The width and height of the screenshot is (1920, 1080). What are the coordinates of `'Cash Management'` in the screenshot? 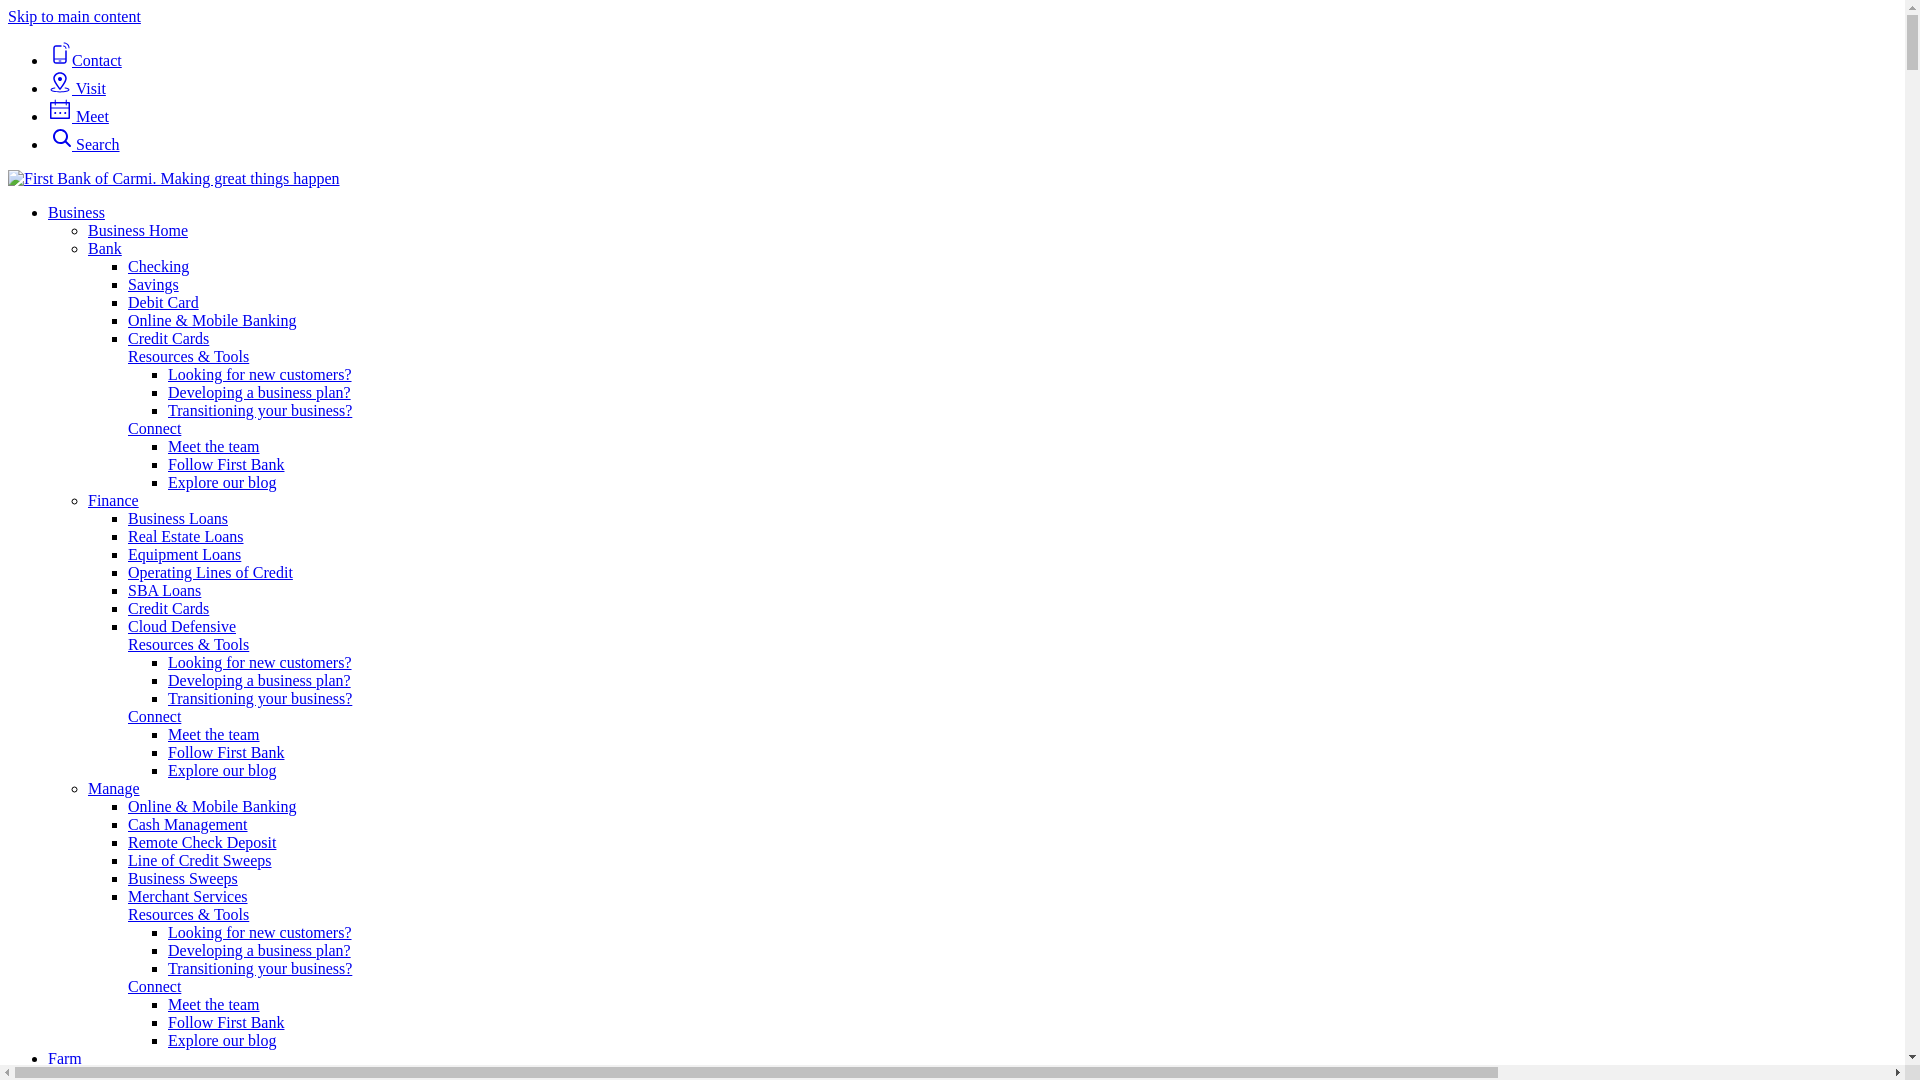 It's located at (127, 824).